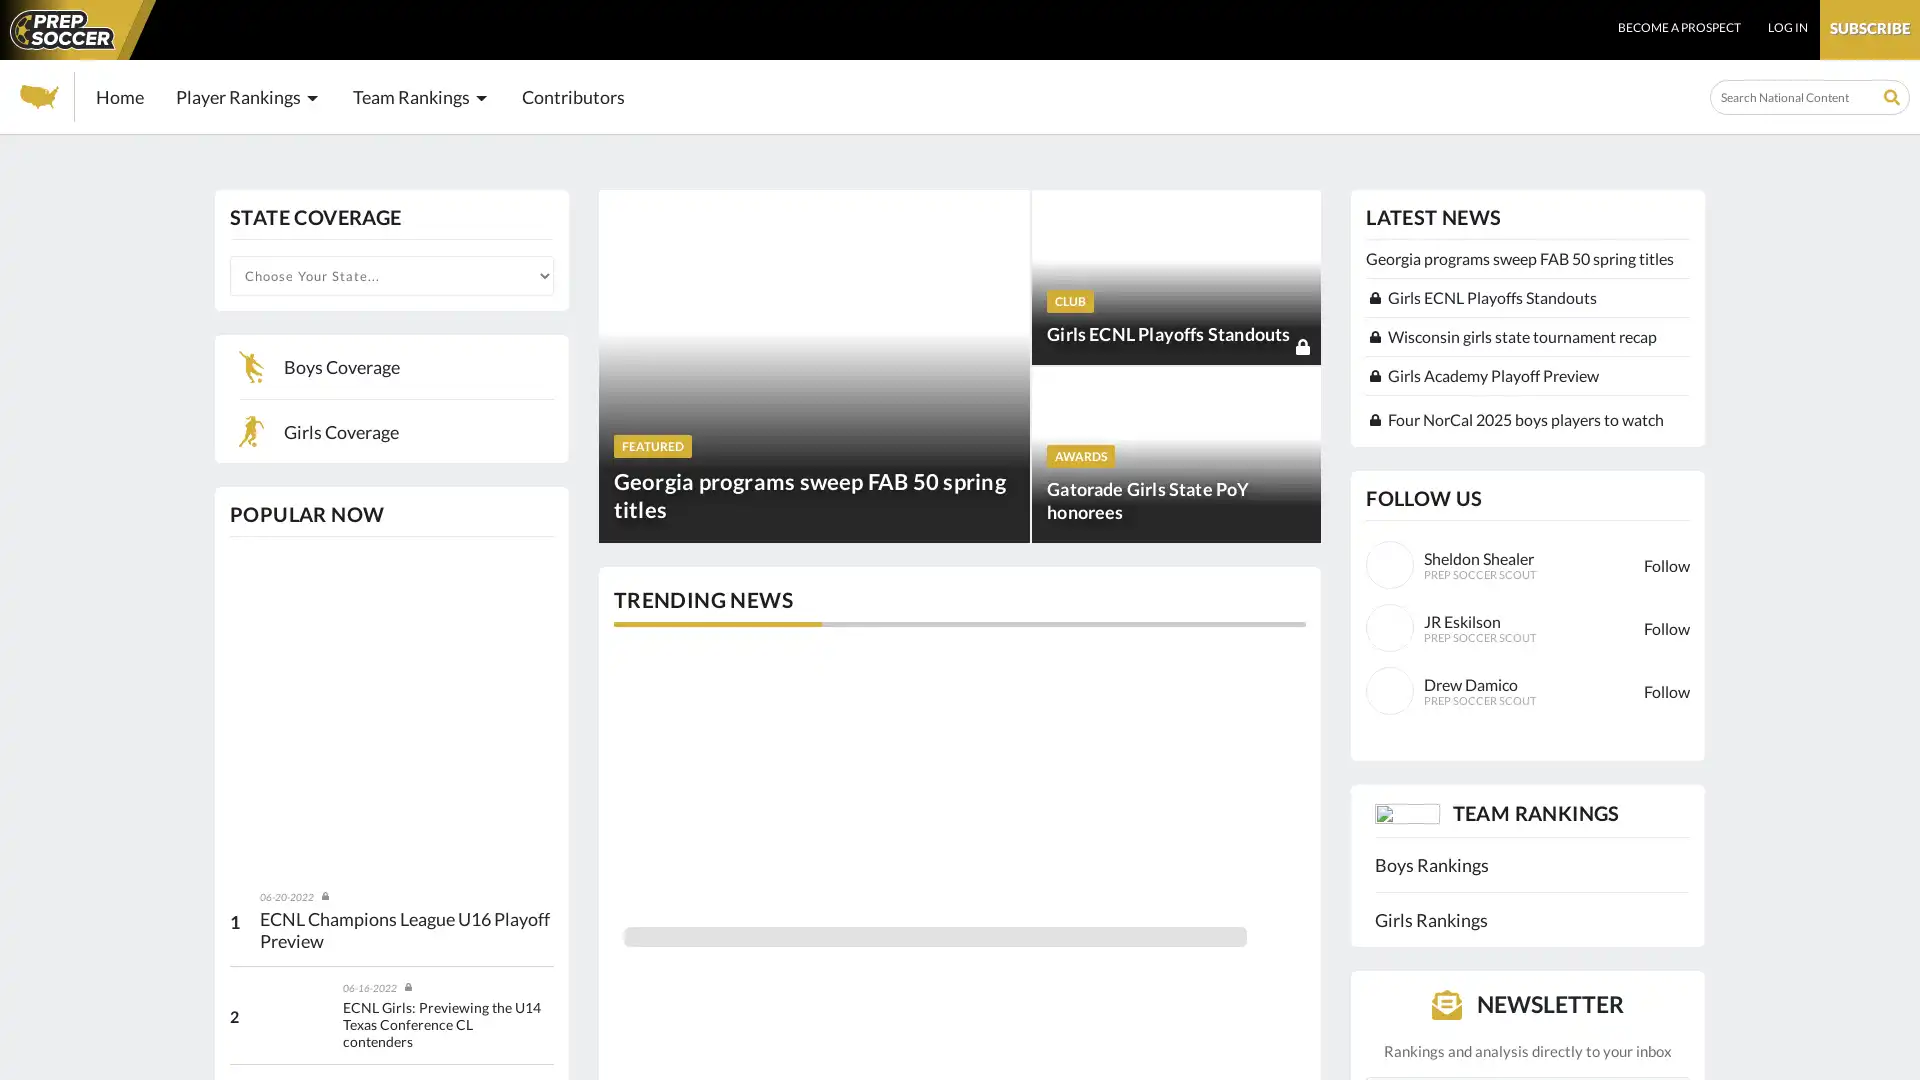 The width and height of the screenshot is (1920, 1080). Describe the element at coordinates (614, 781) in the screenshot. I see `Previous` at that location.